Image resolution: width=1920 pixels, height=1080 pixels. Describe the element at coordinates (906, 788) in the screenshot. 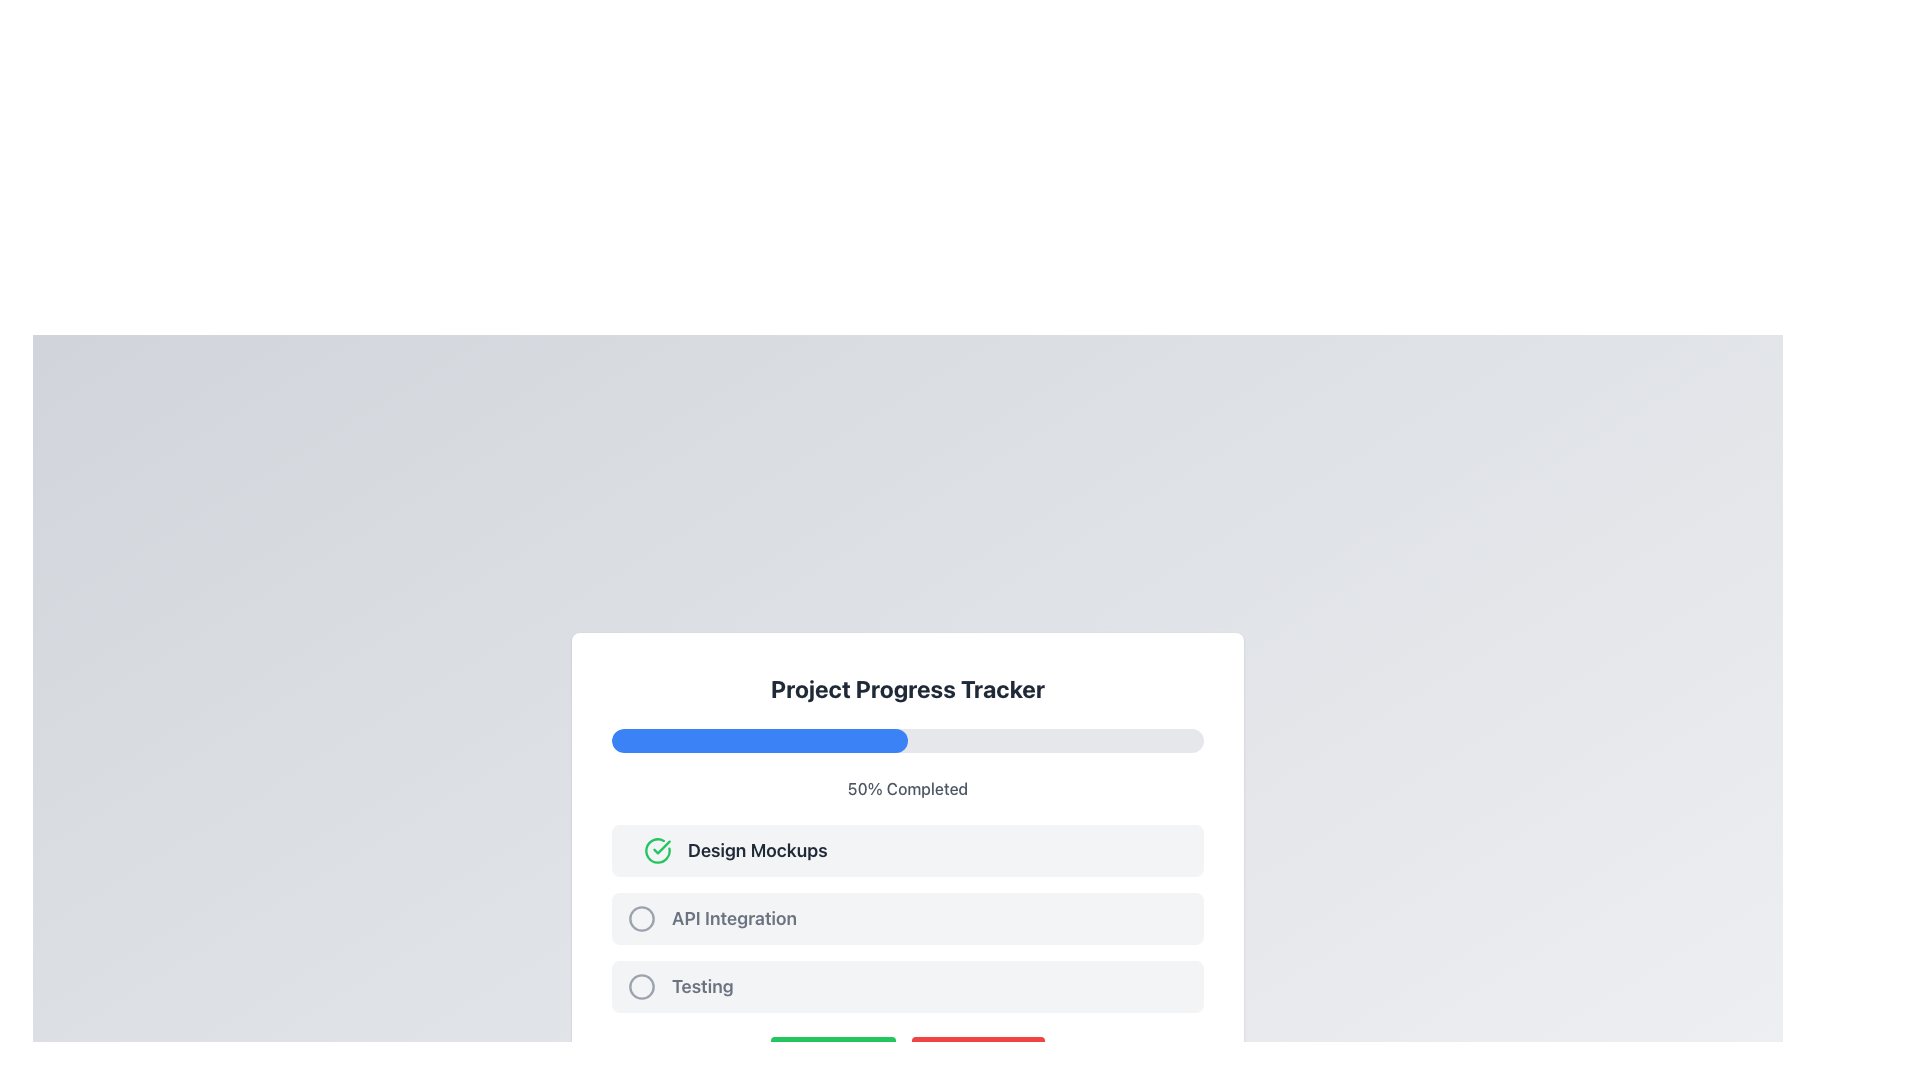

I see `the static text displaying the completion percentage of the project located below the progress bar in the 'Project Progress Tracker' section` at that location.